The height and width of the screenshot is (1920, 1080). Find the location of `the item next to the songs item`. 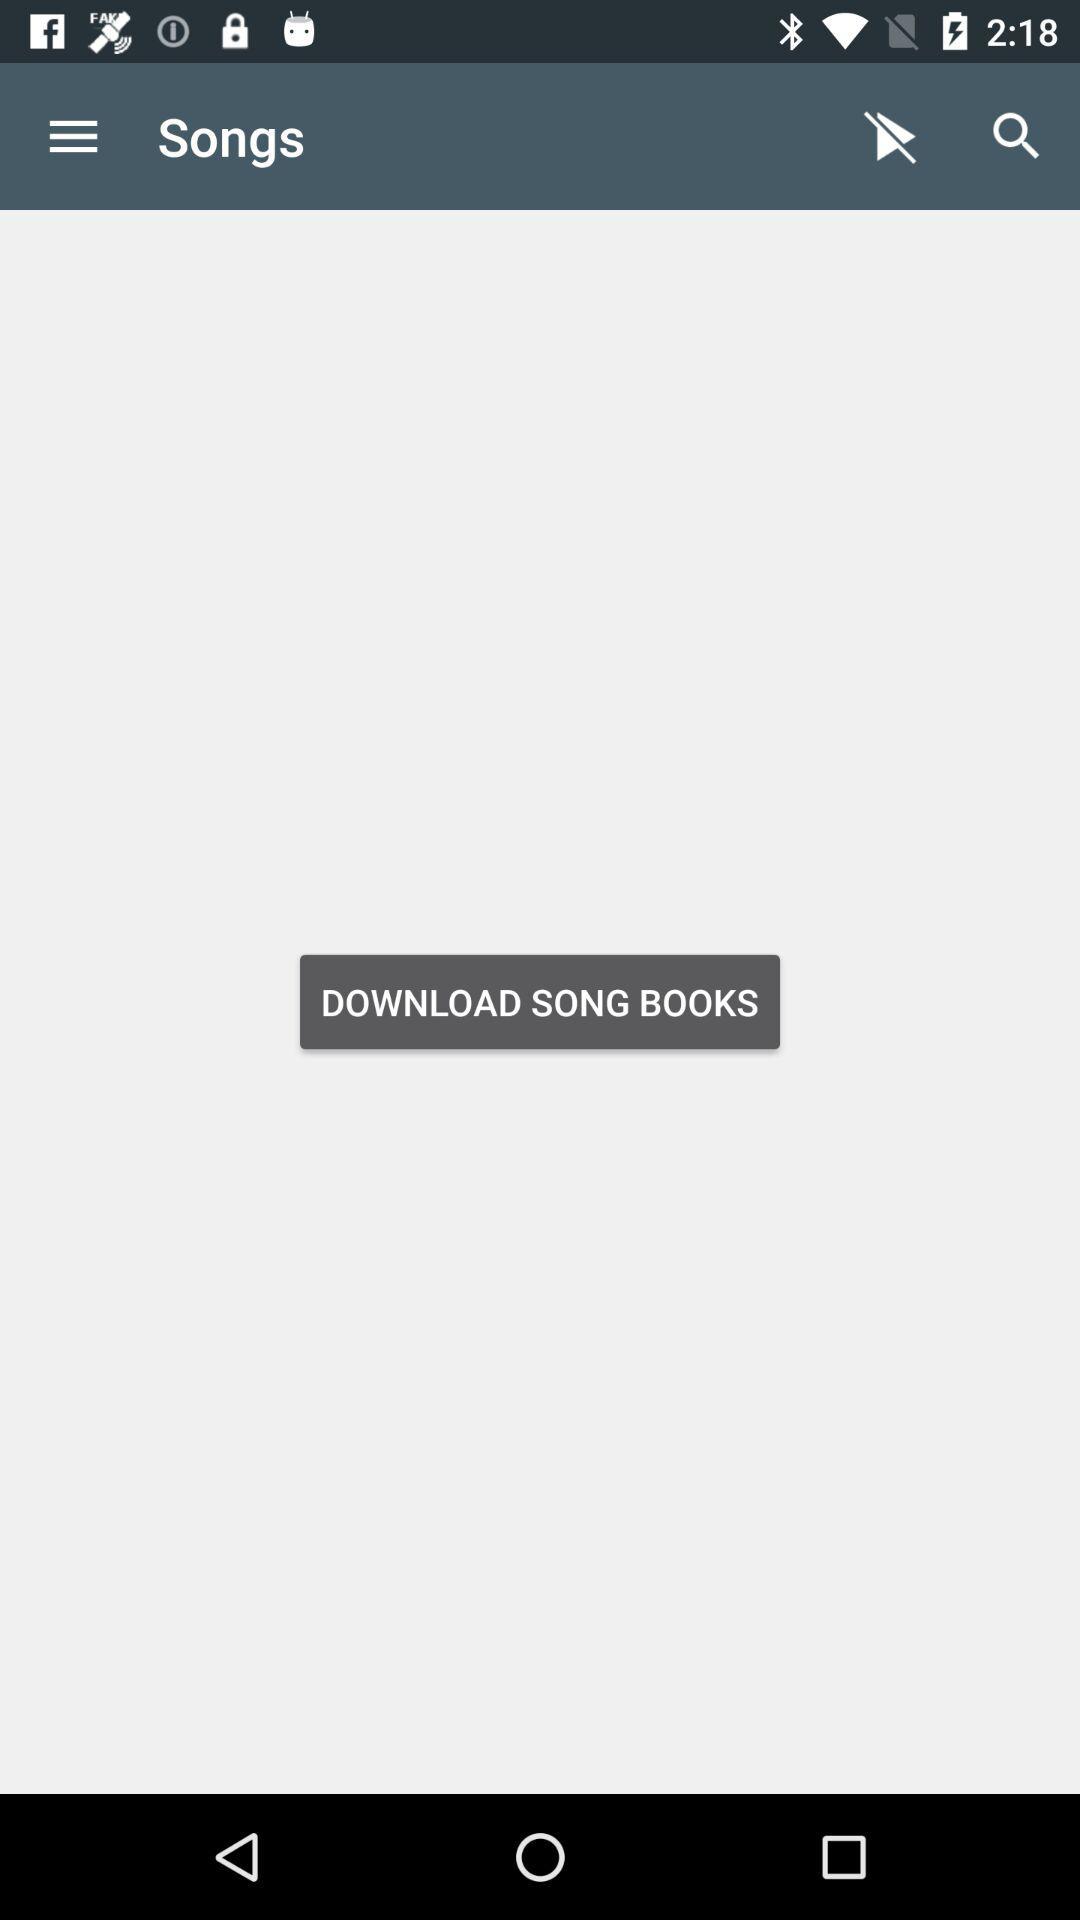

the item next to the songs item is located at coordinates (72, 135).